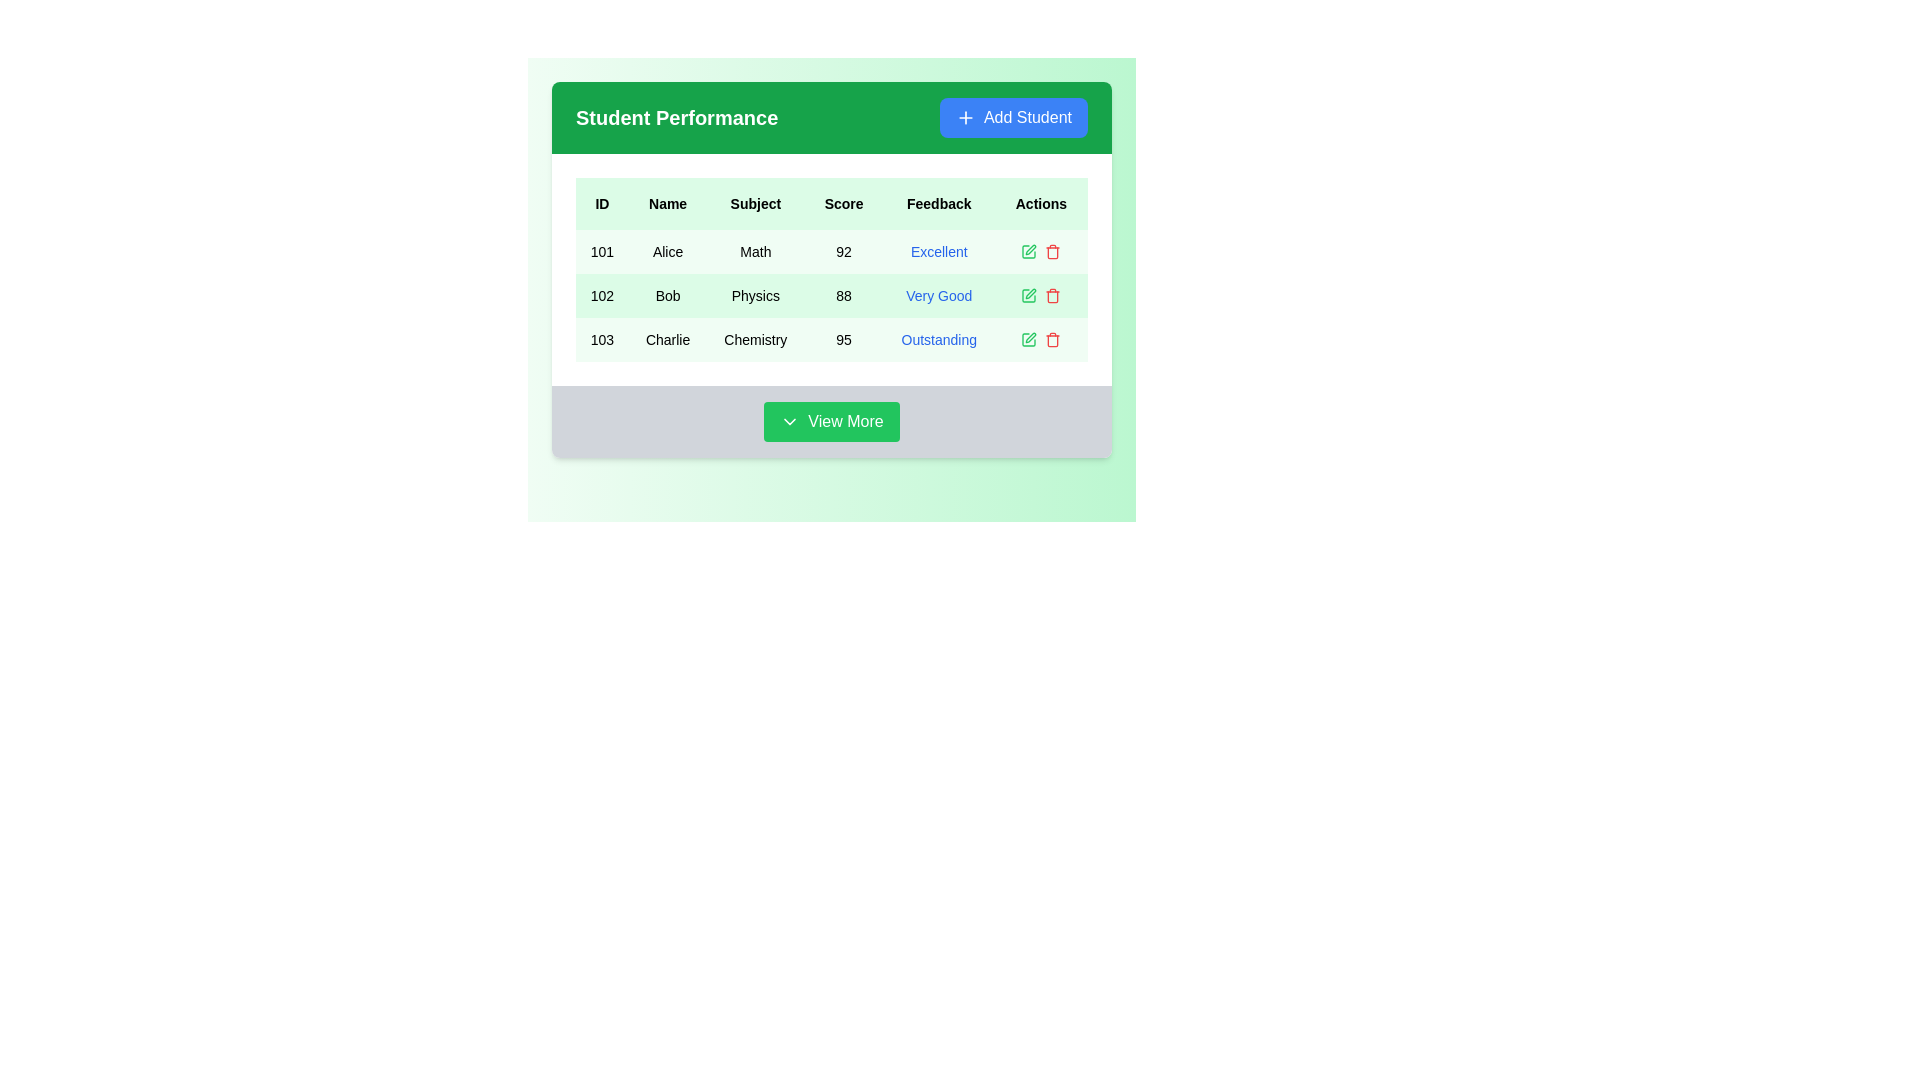  What do you see at coordinates (1029, 338) in the screenshot?
I see `the edit button in the 'Actions' column for the 'Charlie' row` at bounding box center [1029, 338].